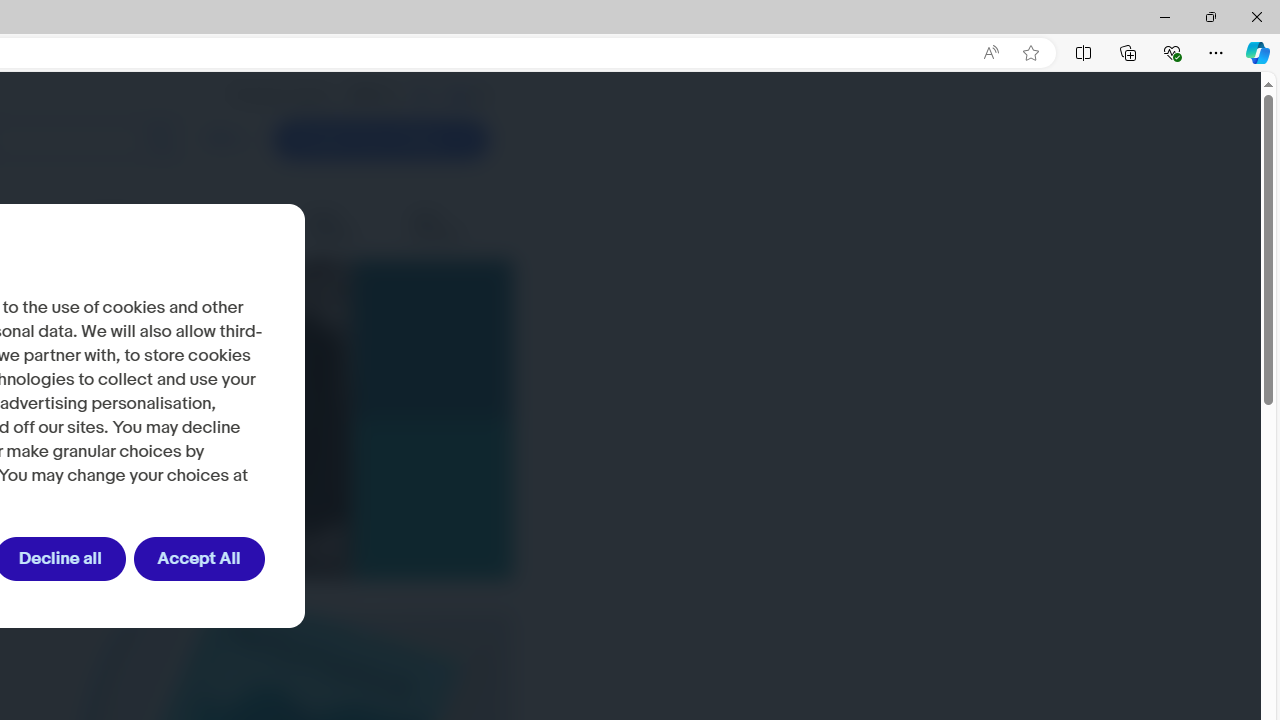 The image size is (1280, 720). I want to click on 'Split screen', so click(1082, 51).